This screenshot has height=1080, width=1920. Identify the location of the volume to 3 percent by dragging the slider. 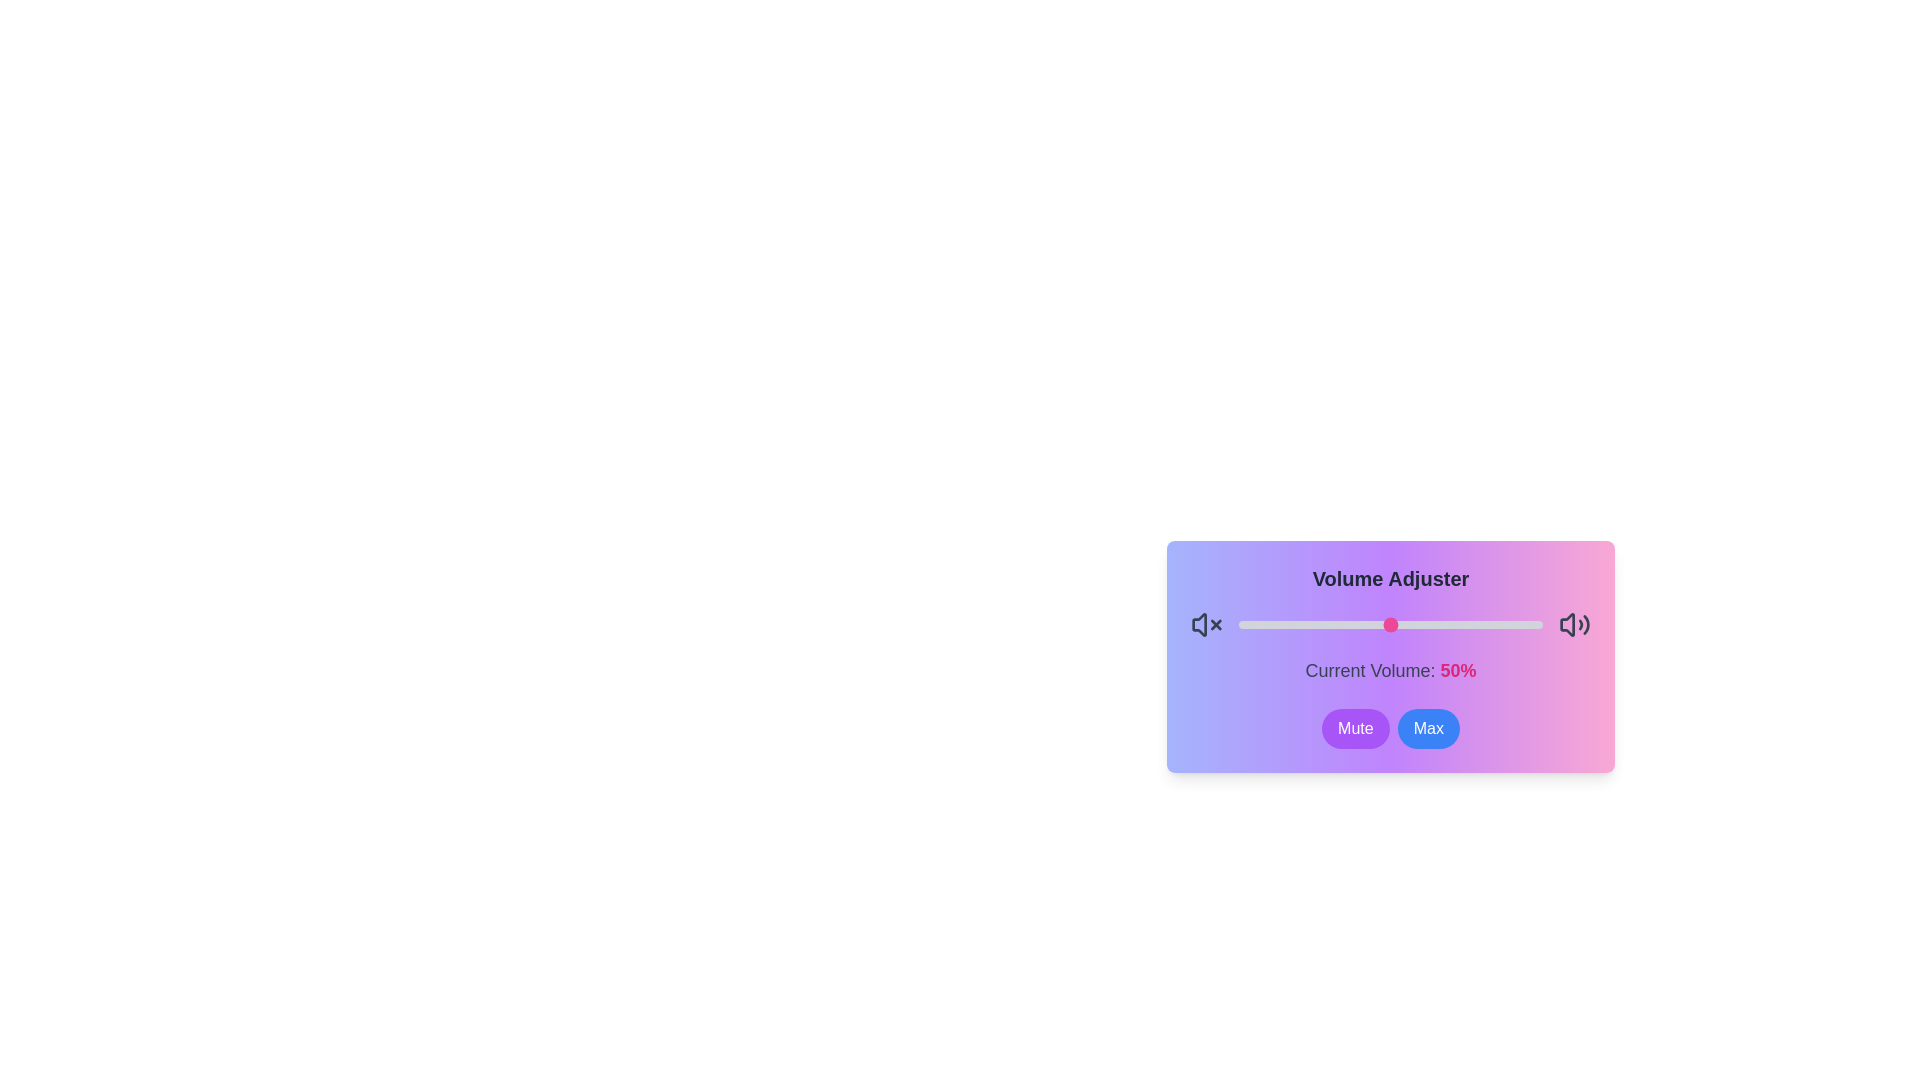
(1247, 623).